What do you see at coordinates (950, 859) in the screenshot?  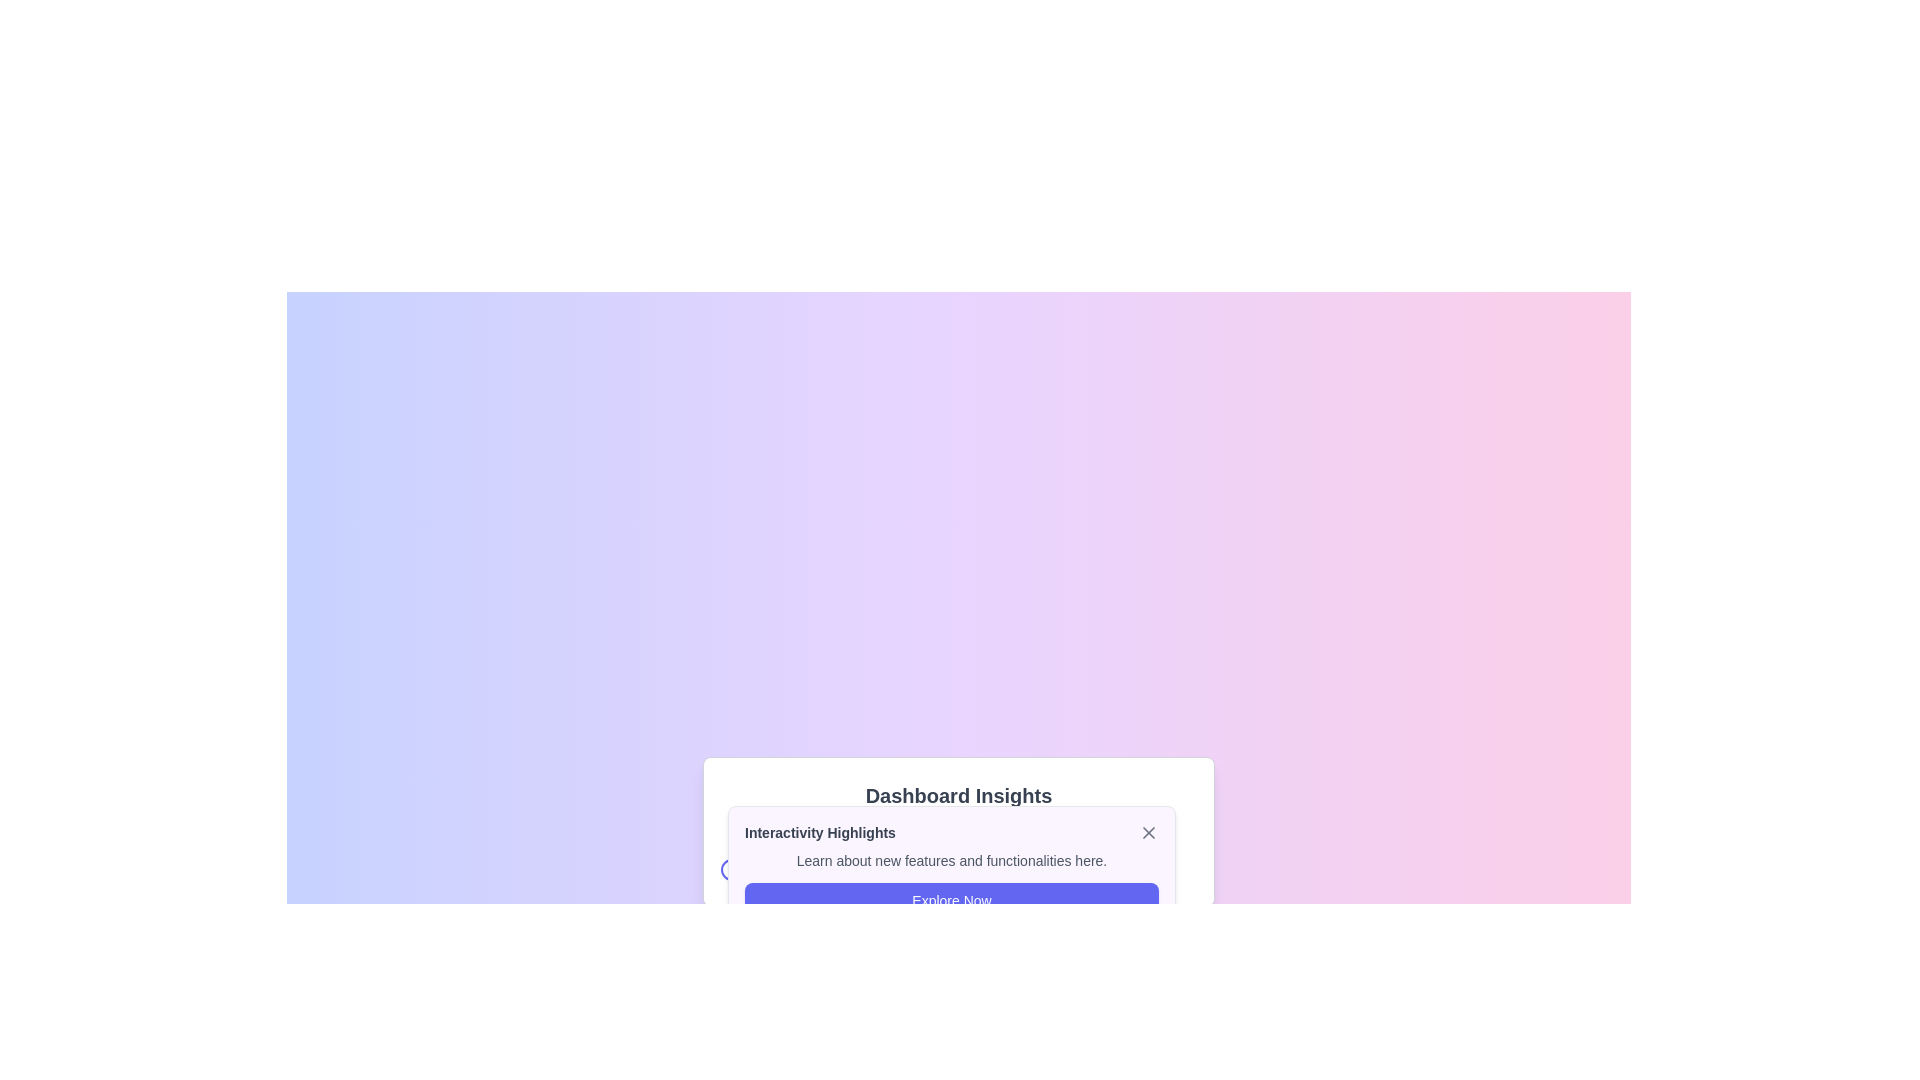 I see `the text label that displays 'Learn about new features and functionalities here.' located in the center-lower area of the 'Interactivity Highlights' popup` at bounding box center [950, 859].